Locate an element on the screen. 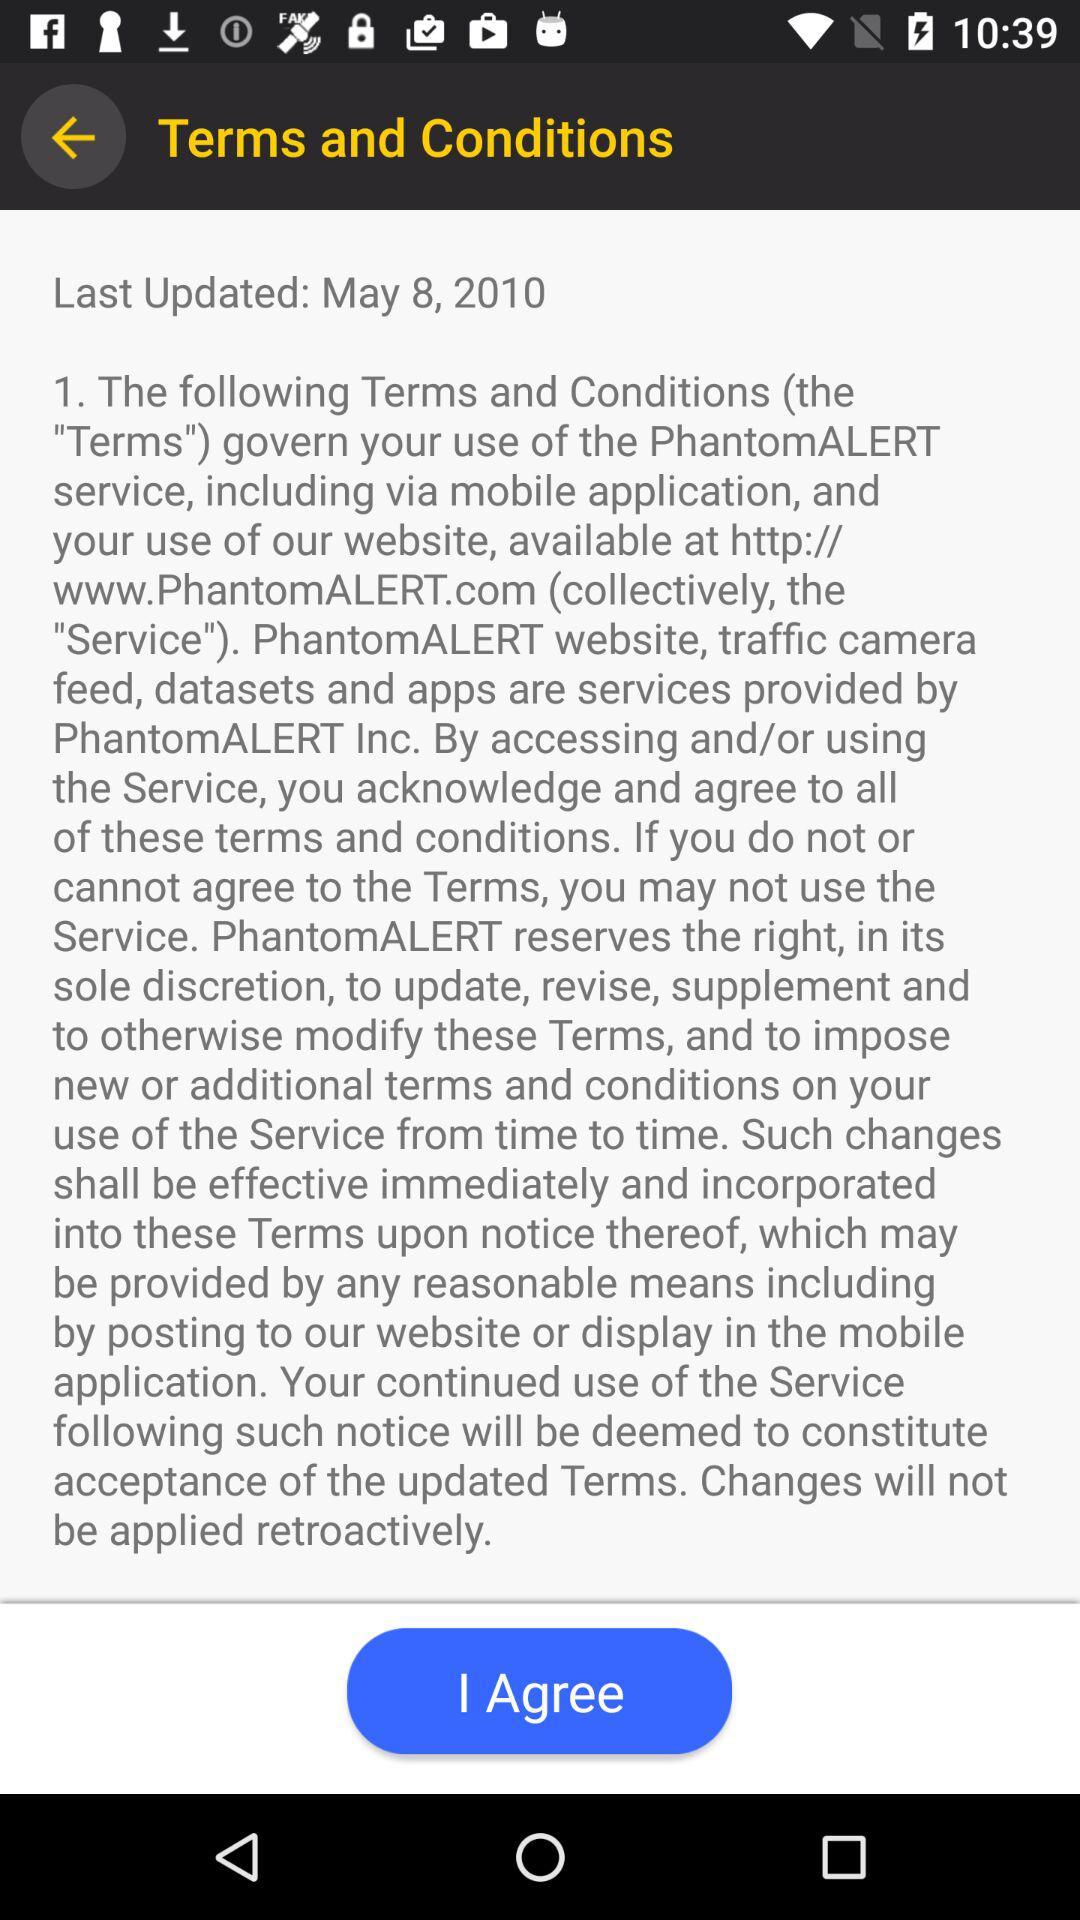 The height and width of the screenshot is (1920, 1080). app below the terms and conditions app is located at coordinates (538, 1690).